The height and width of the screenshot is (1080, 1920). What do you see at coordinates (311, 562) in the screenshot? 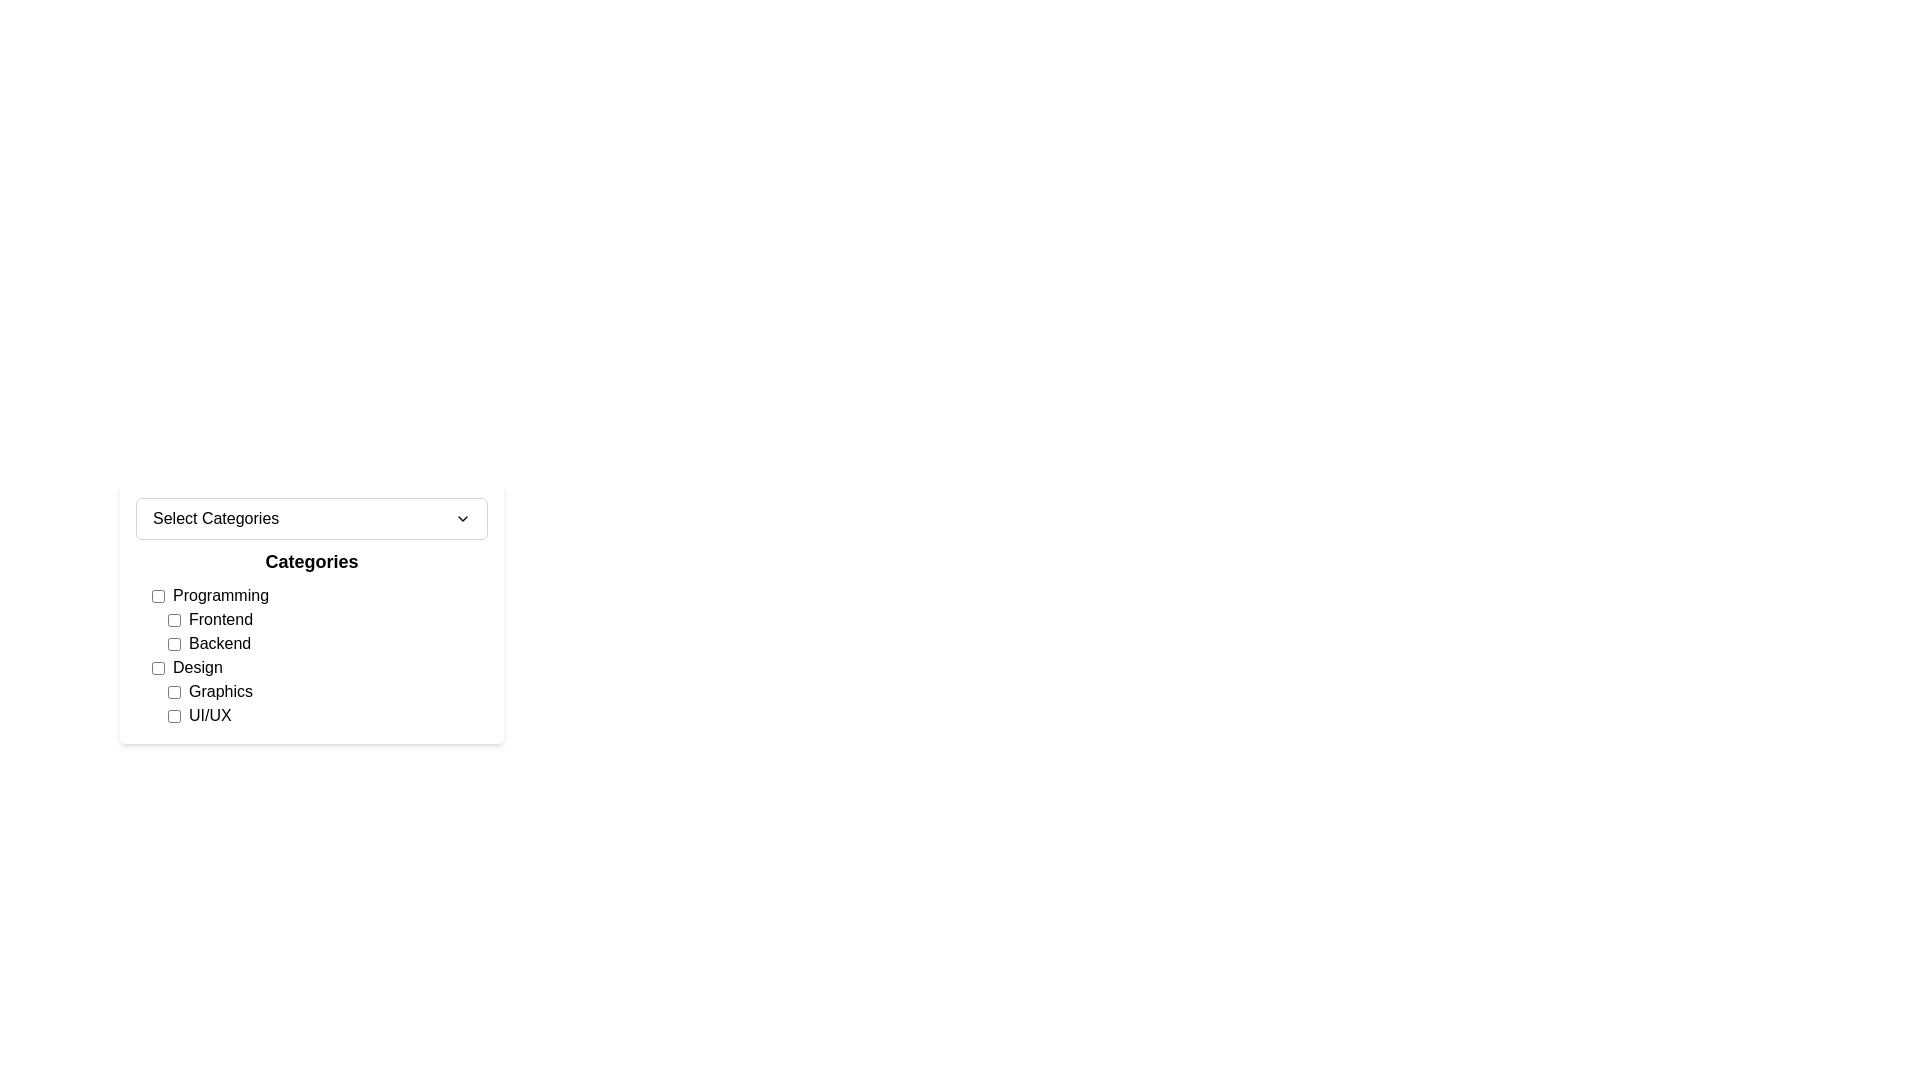
I see `the static text label element reading 'Categories', which is styled in bold and larger typography, positioned above the category selection list` at bounding box center [311, 562].